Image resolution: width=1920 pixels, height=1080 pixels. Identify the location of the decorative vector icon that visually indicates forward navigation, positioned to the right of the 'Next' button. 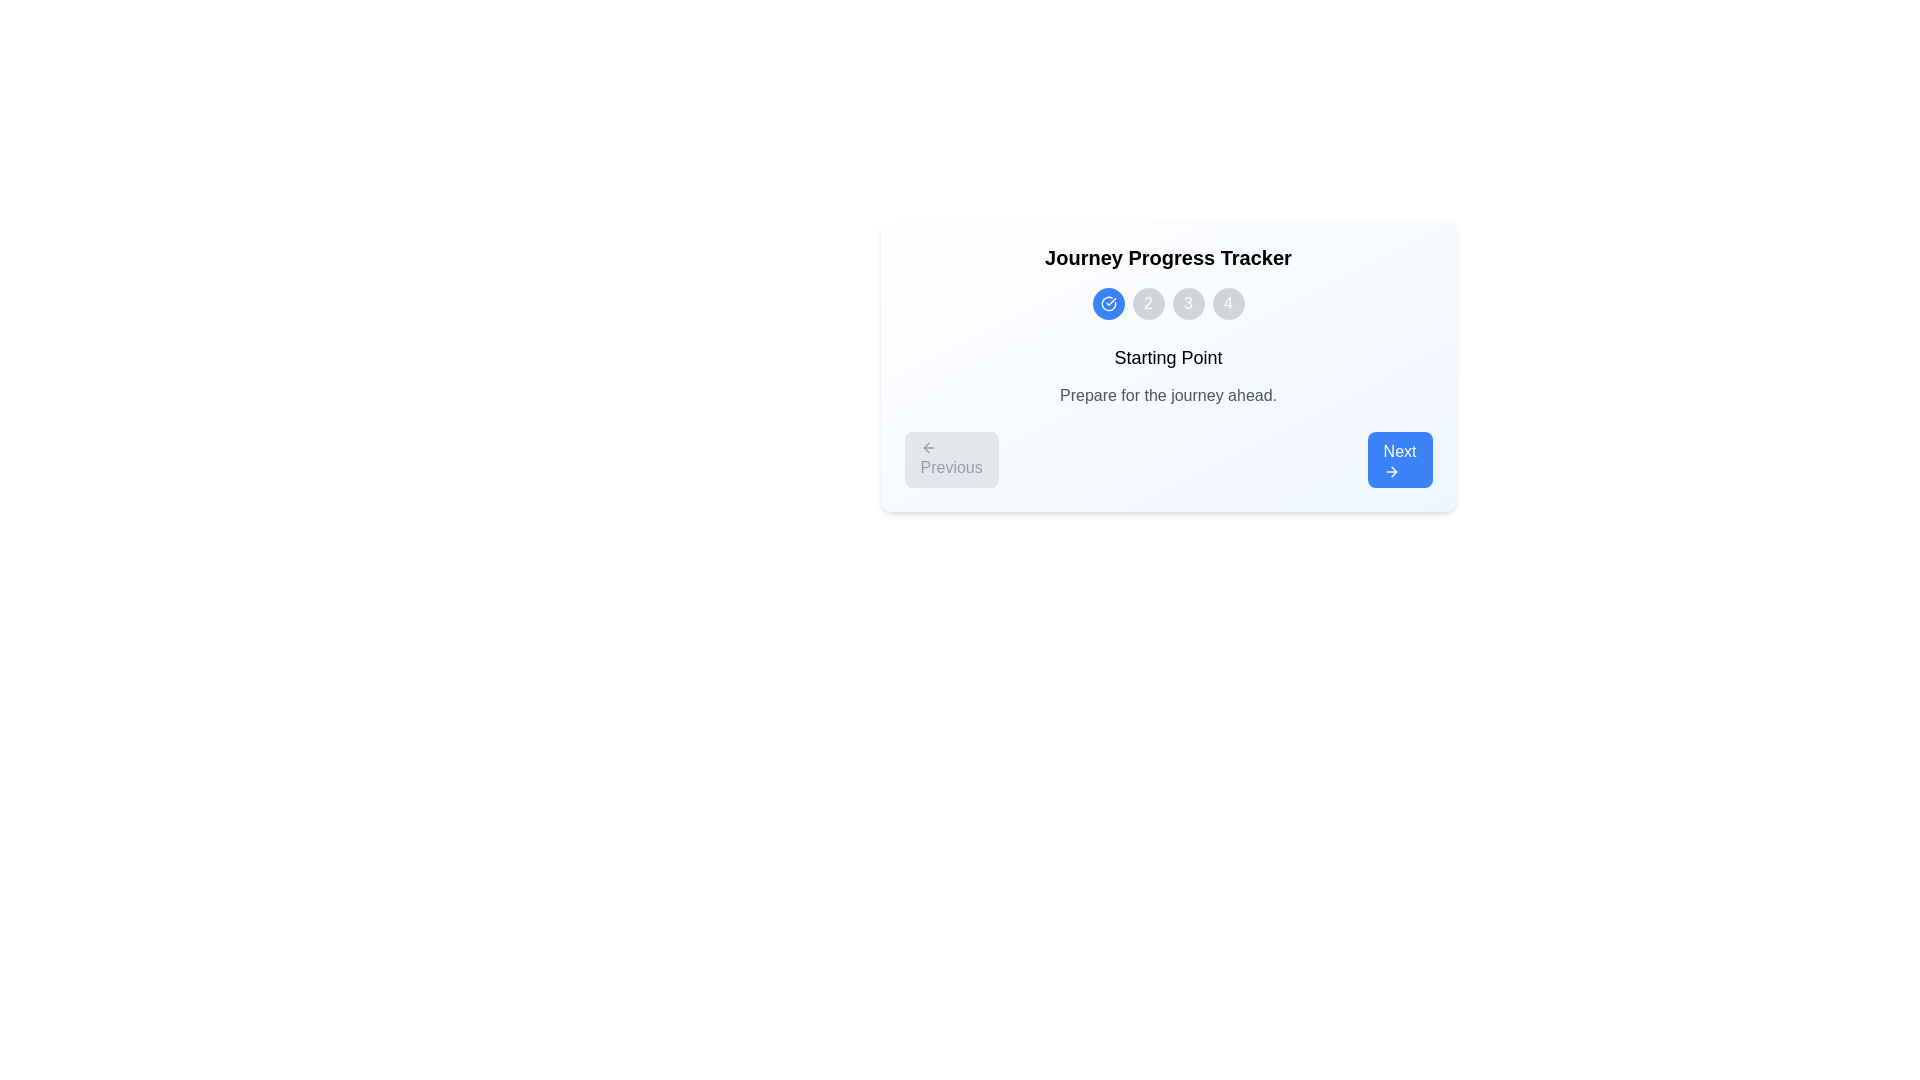
(1392, 471).